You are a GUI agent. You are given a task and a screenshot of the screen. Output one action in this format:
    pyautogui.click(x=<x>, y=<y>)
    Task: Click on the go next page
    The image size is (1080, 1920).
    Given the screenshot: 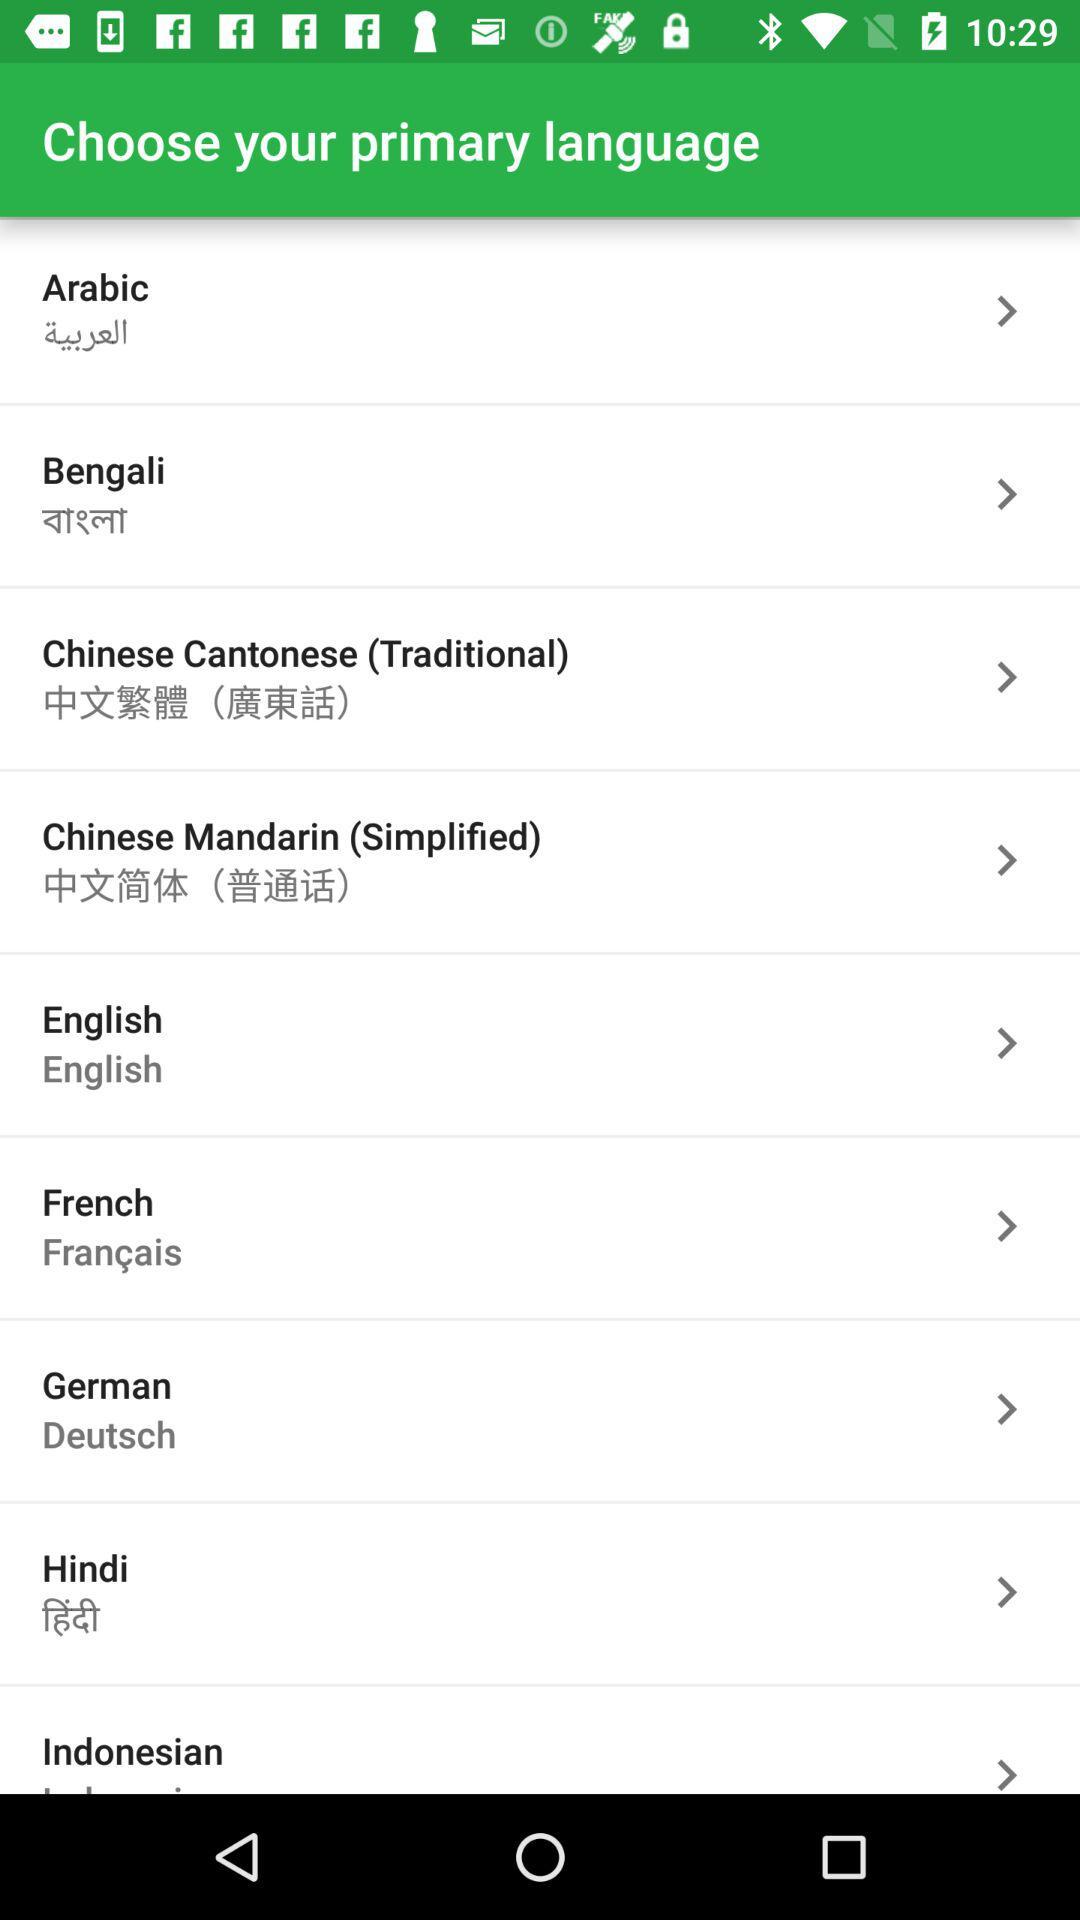 What is the action you would take?
    pyautogui.click(x=1017, y=494)
    